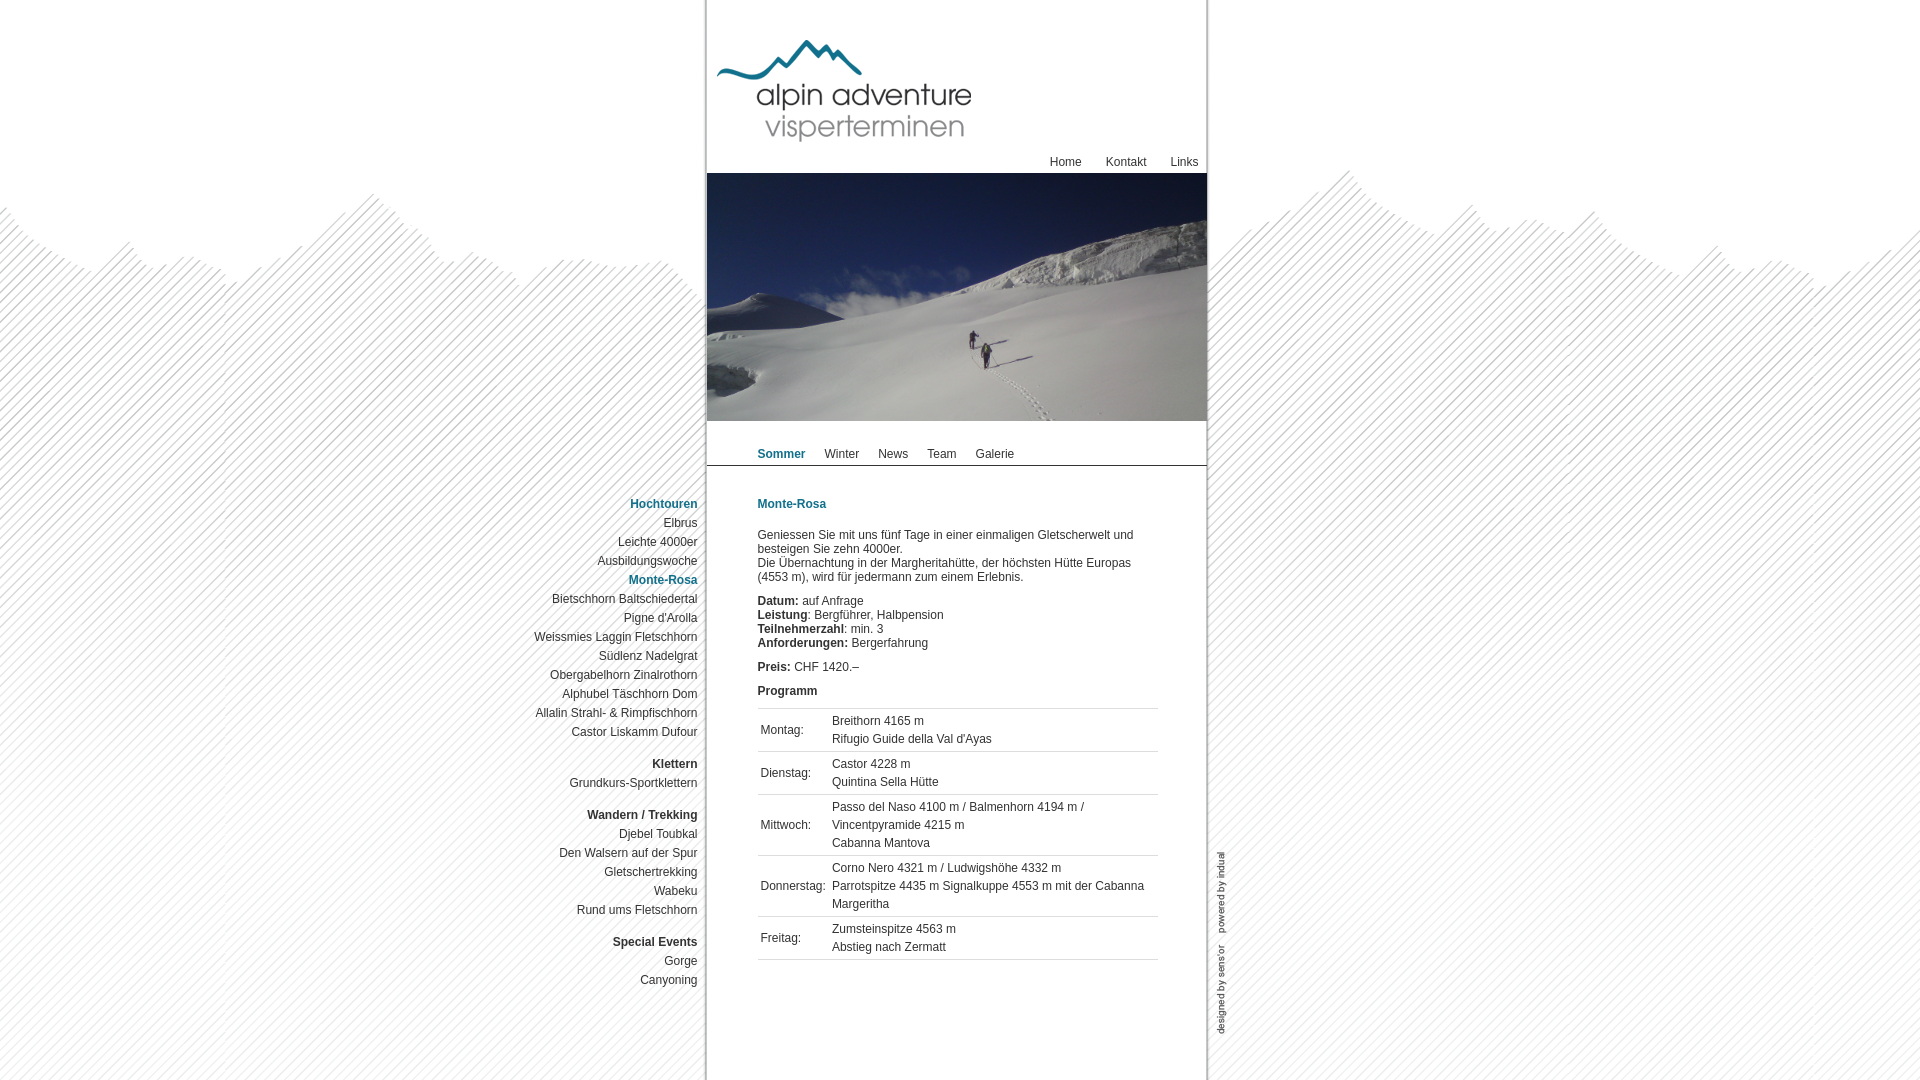  I want to click on 'Bietschhorn Baltschiedertal', so click(609, 598).